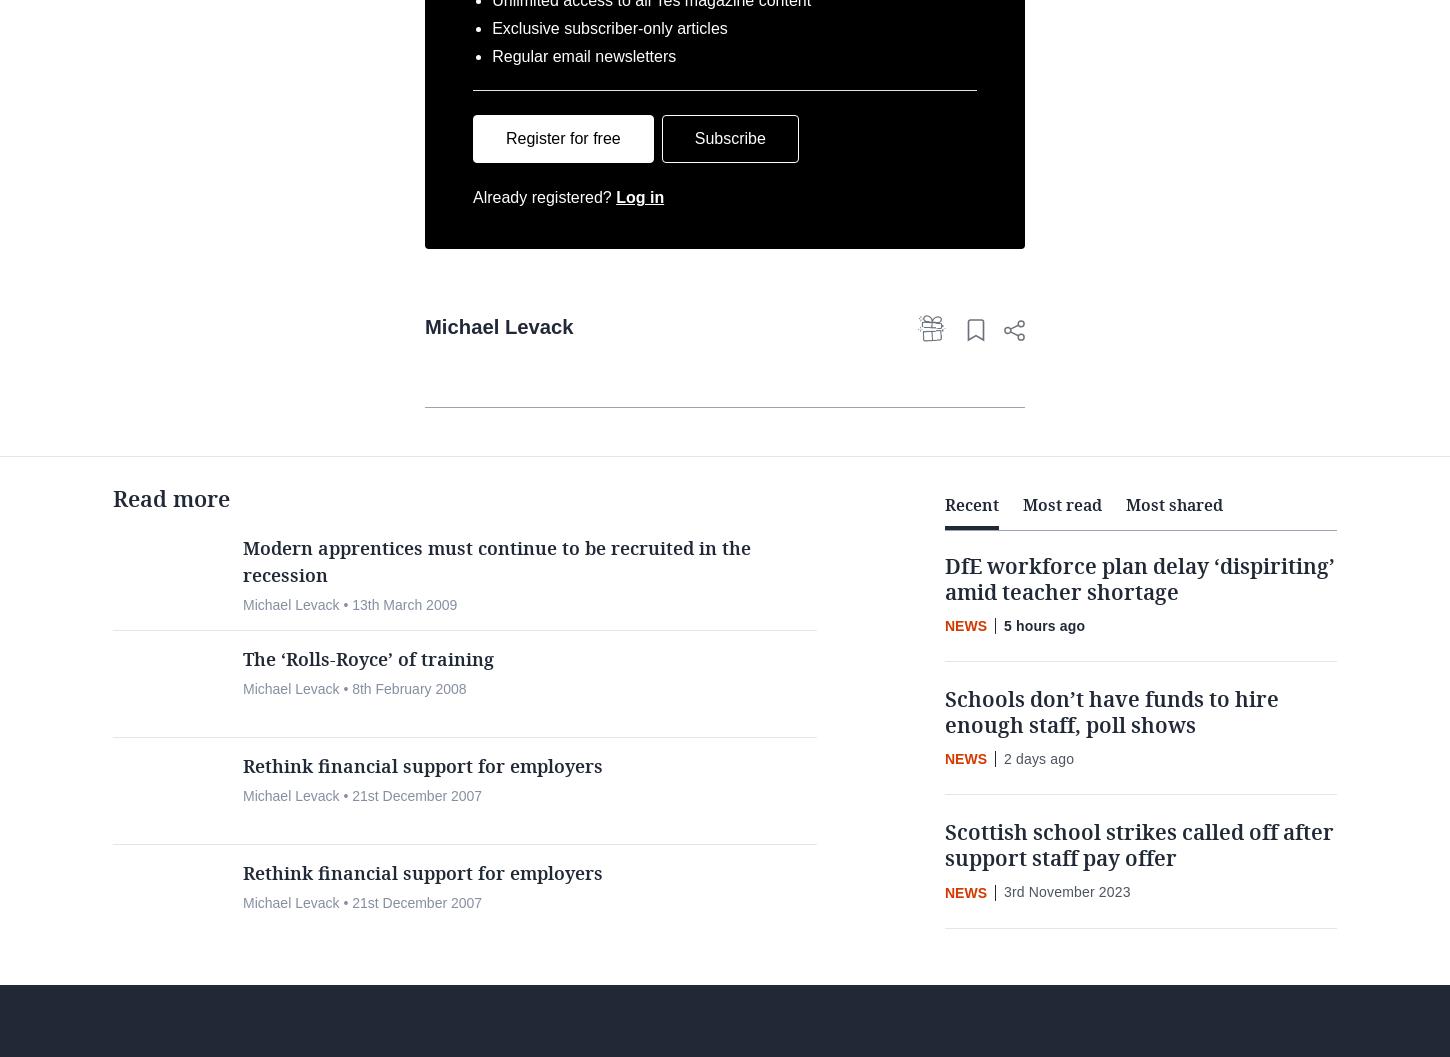  Describe the element at coordinates (1138, 649) in the screenshot. I see `'DfE workforce plan delay ‘dispiriting’ amid teacher shortage'` at that location.